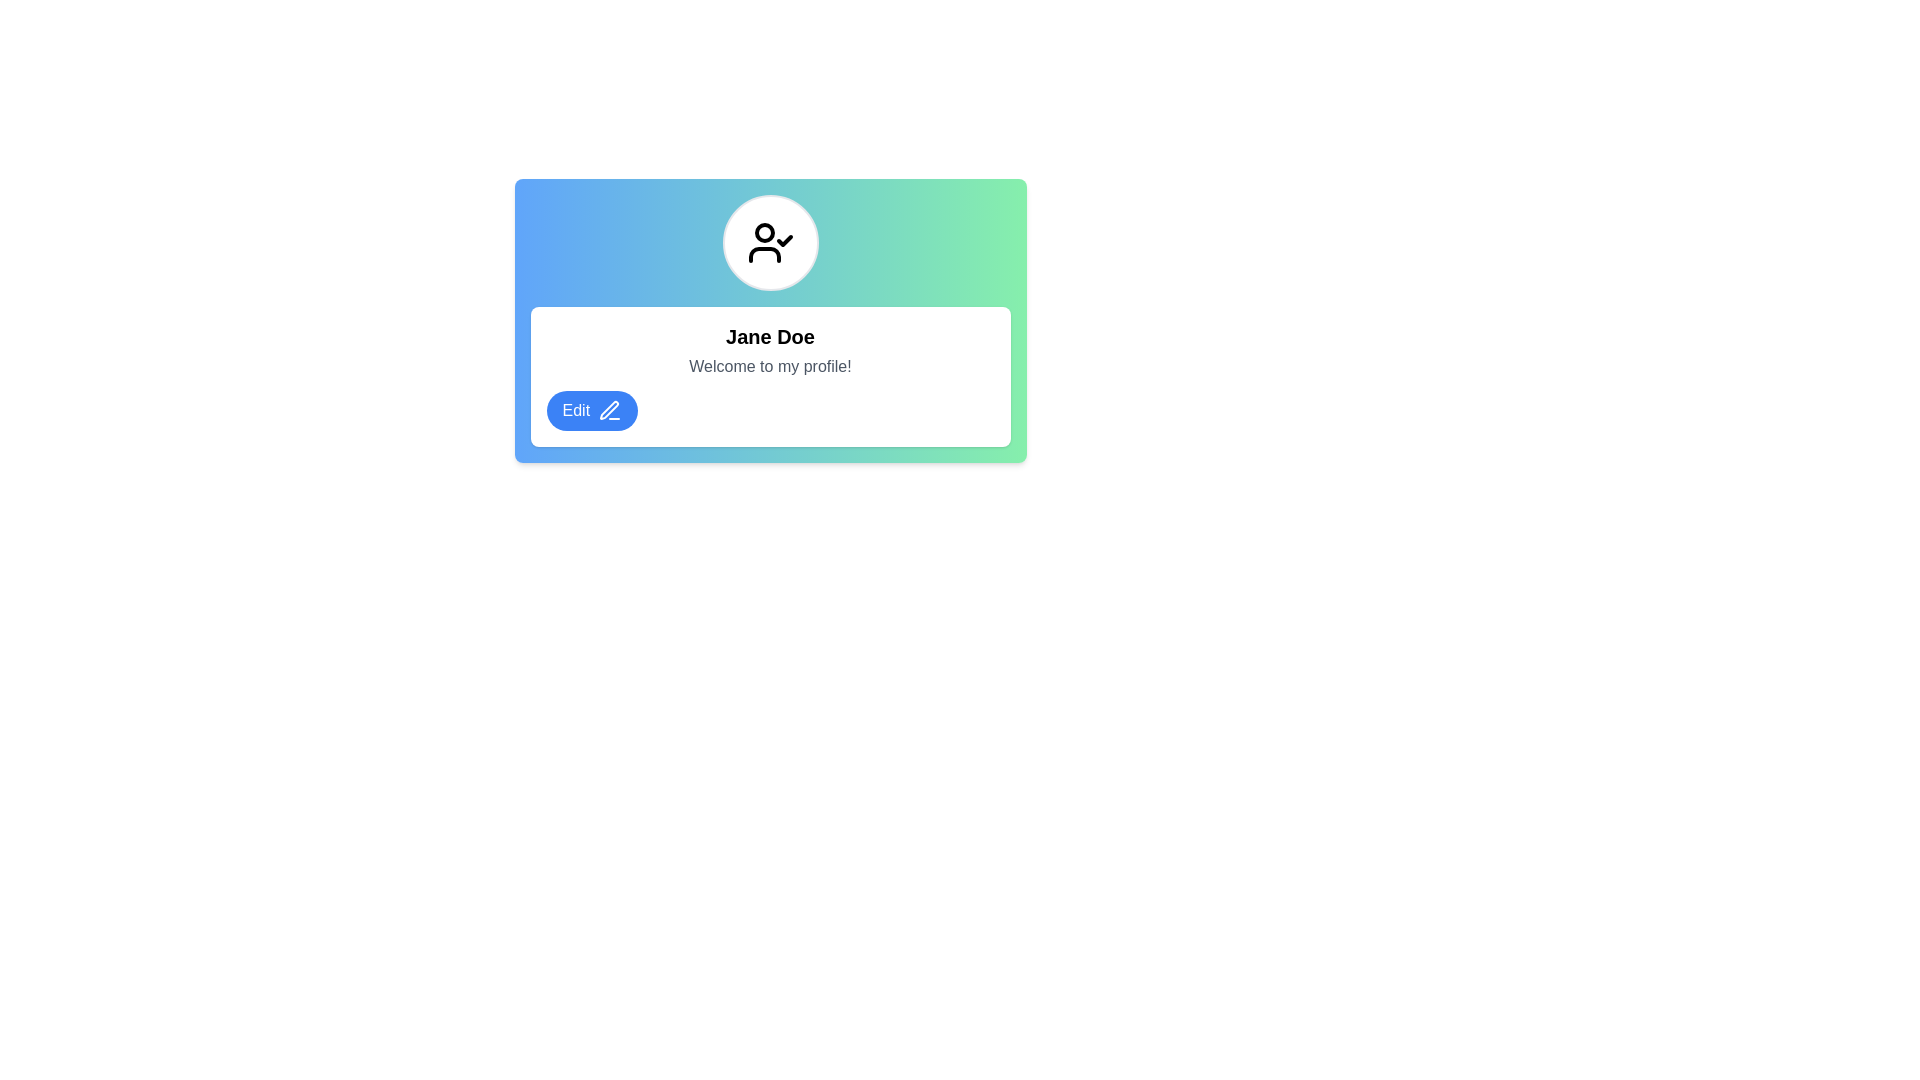 This screenshot has height=1080, width=1920. What do you see at coordinates (769, 366) in the screenshot?
I see `the static text element that welcomes users to the profile section, which is located beneath the text 'Jane Doe' and above the 'Edit' button` at bounding box center [769, 366].